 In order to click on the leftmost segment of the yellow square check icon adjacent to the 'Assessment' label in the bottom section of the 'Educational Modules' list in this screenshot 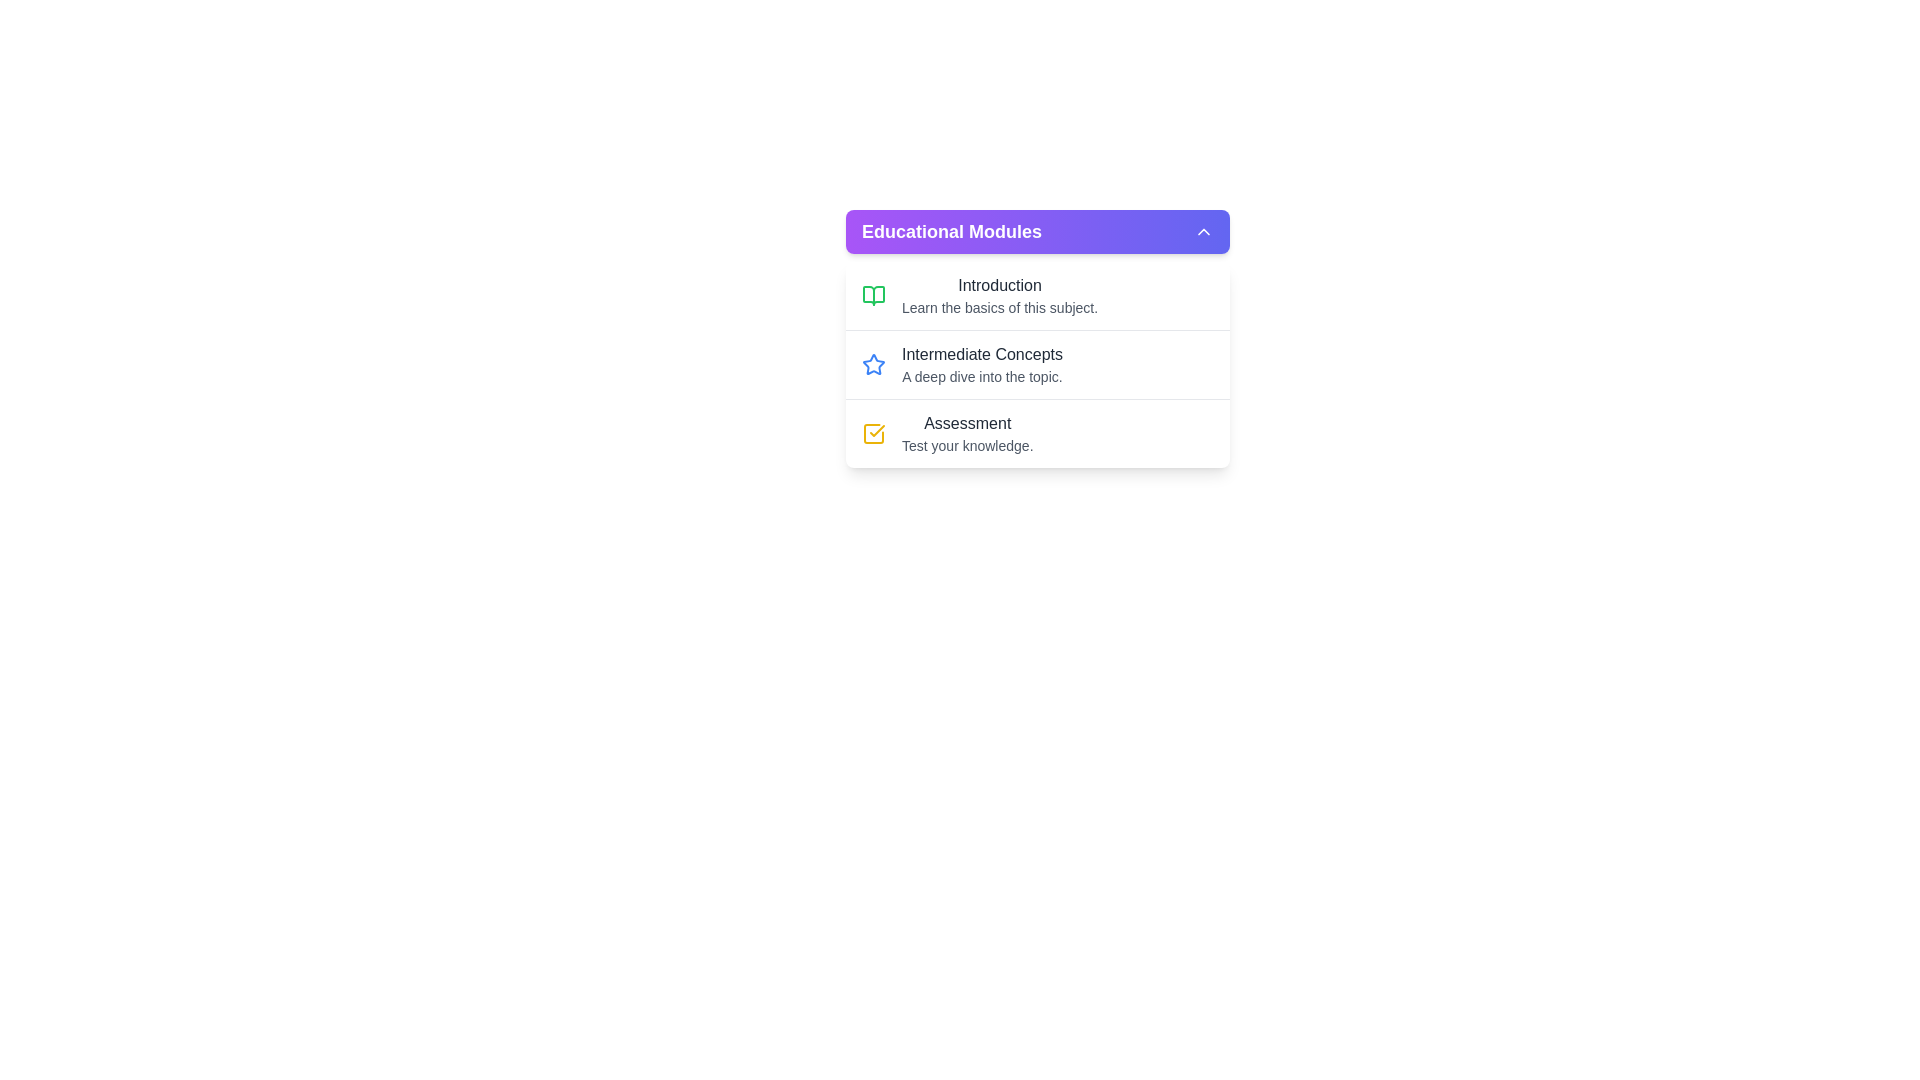, I will do `click(873, 433)`.